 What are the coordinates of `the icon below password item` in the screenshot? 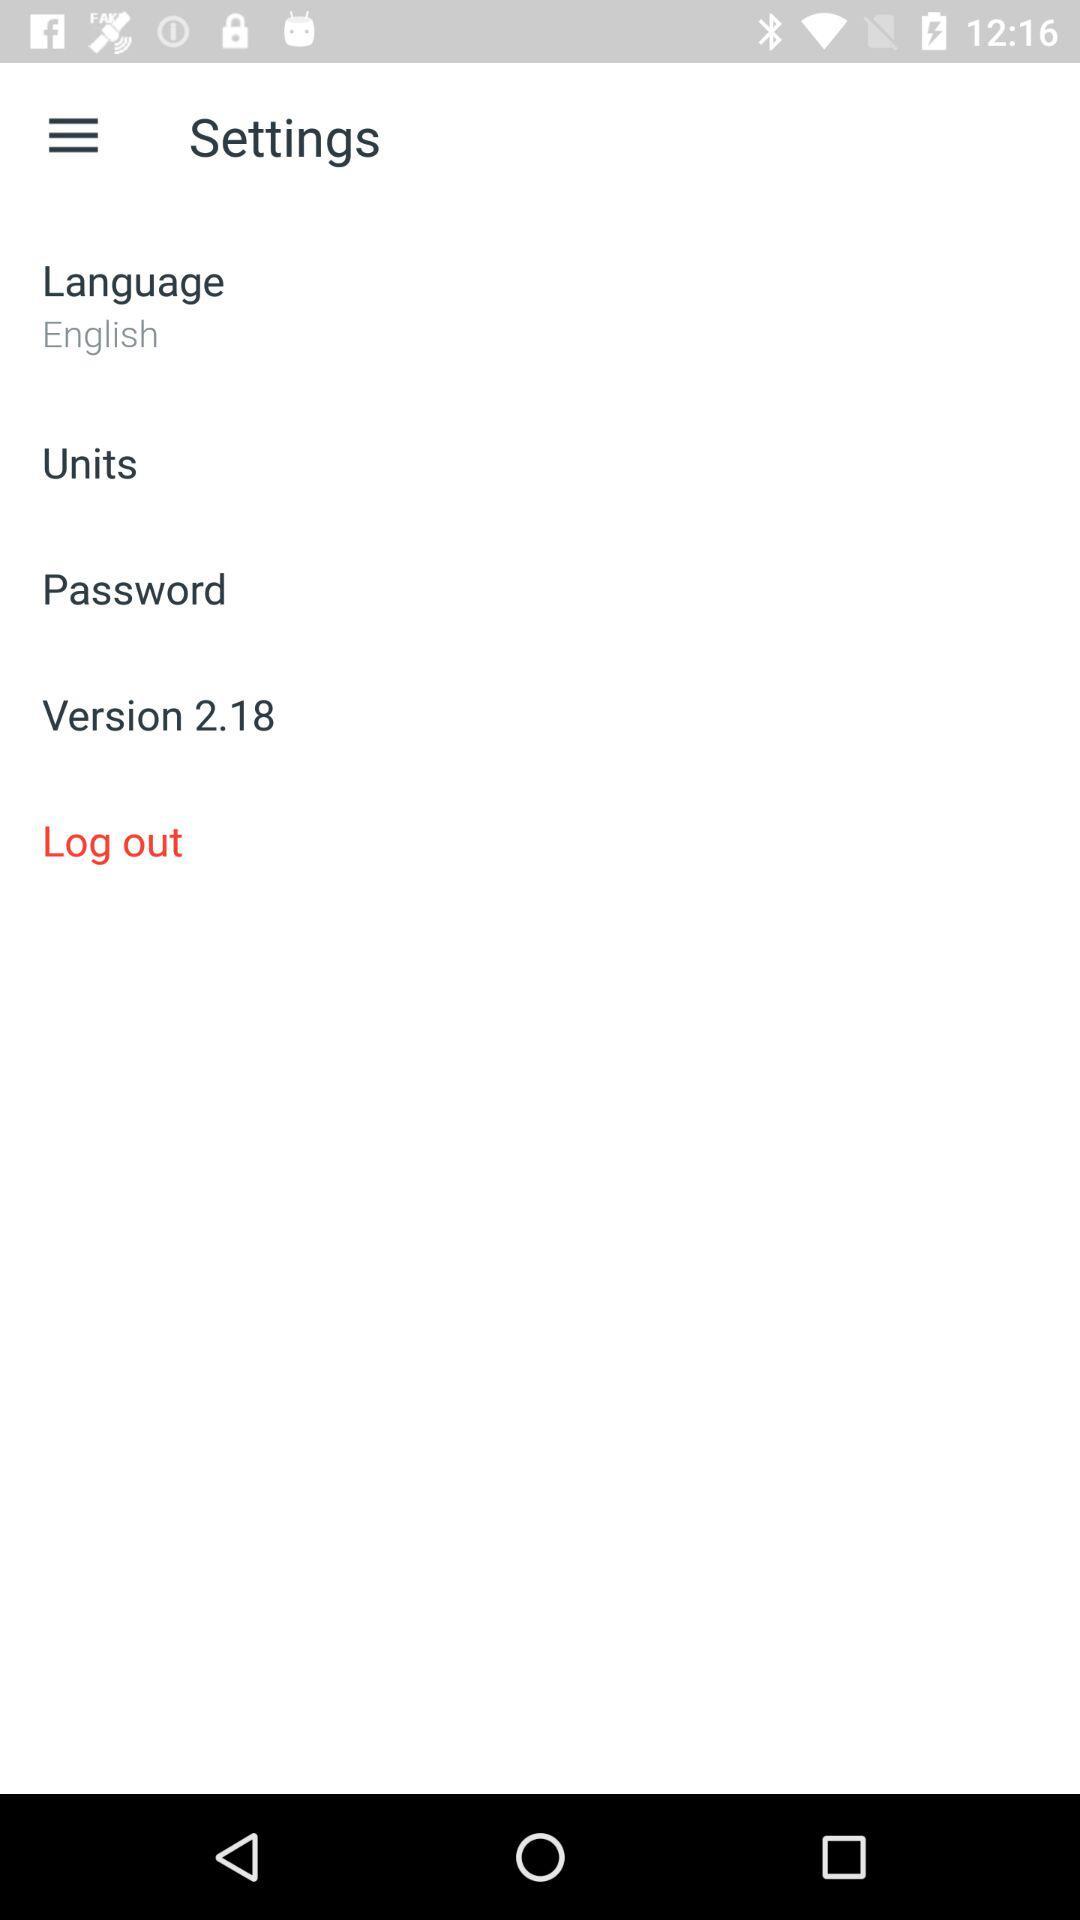 It's located at (540, 714).